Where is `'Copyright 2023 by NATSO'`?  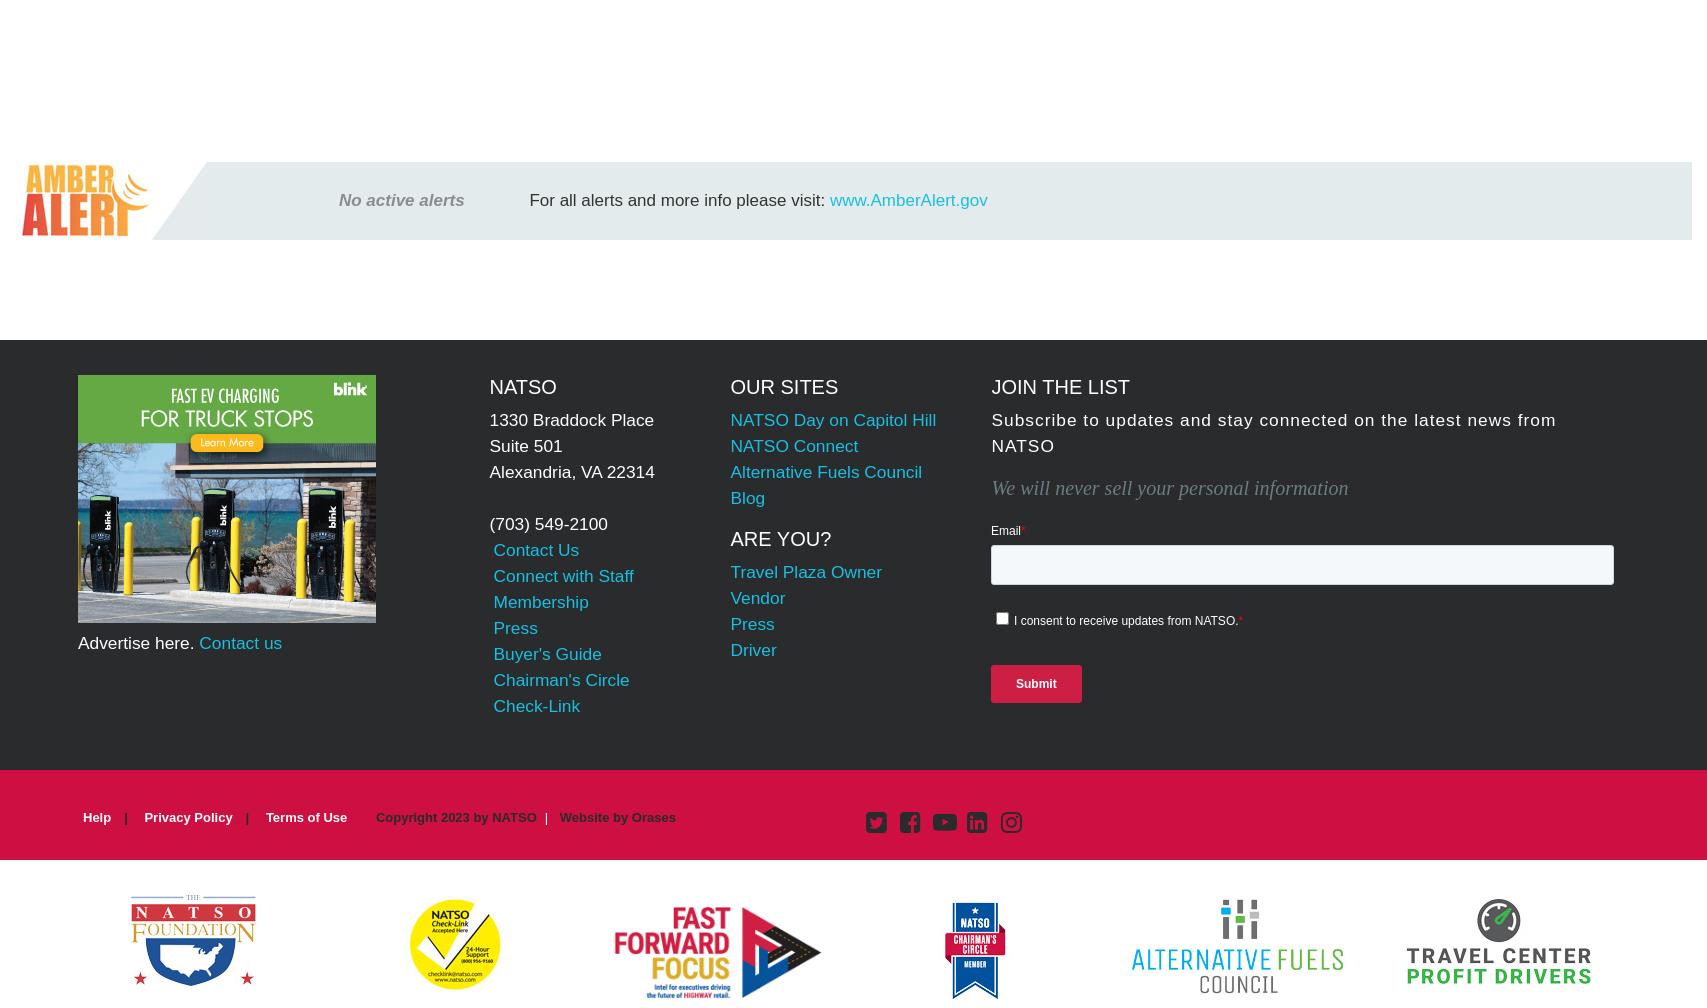
'Copyright 2023 by NATSO' is located at coordinates (455, 816).